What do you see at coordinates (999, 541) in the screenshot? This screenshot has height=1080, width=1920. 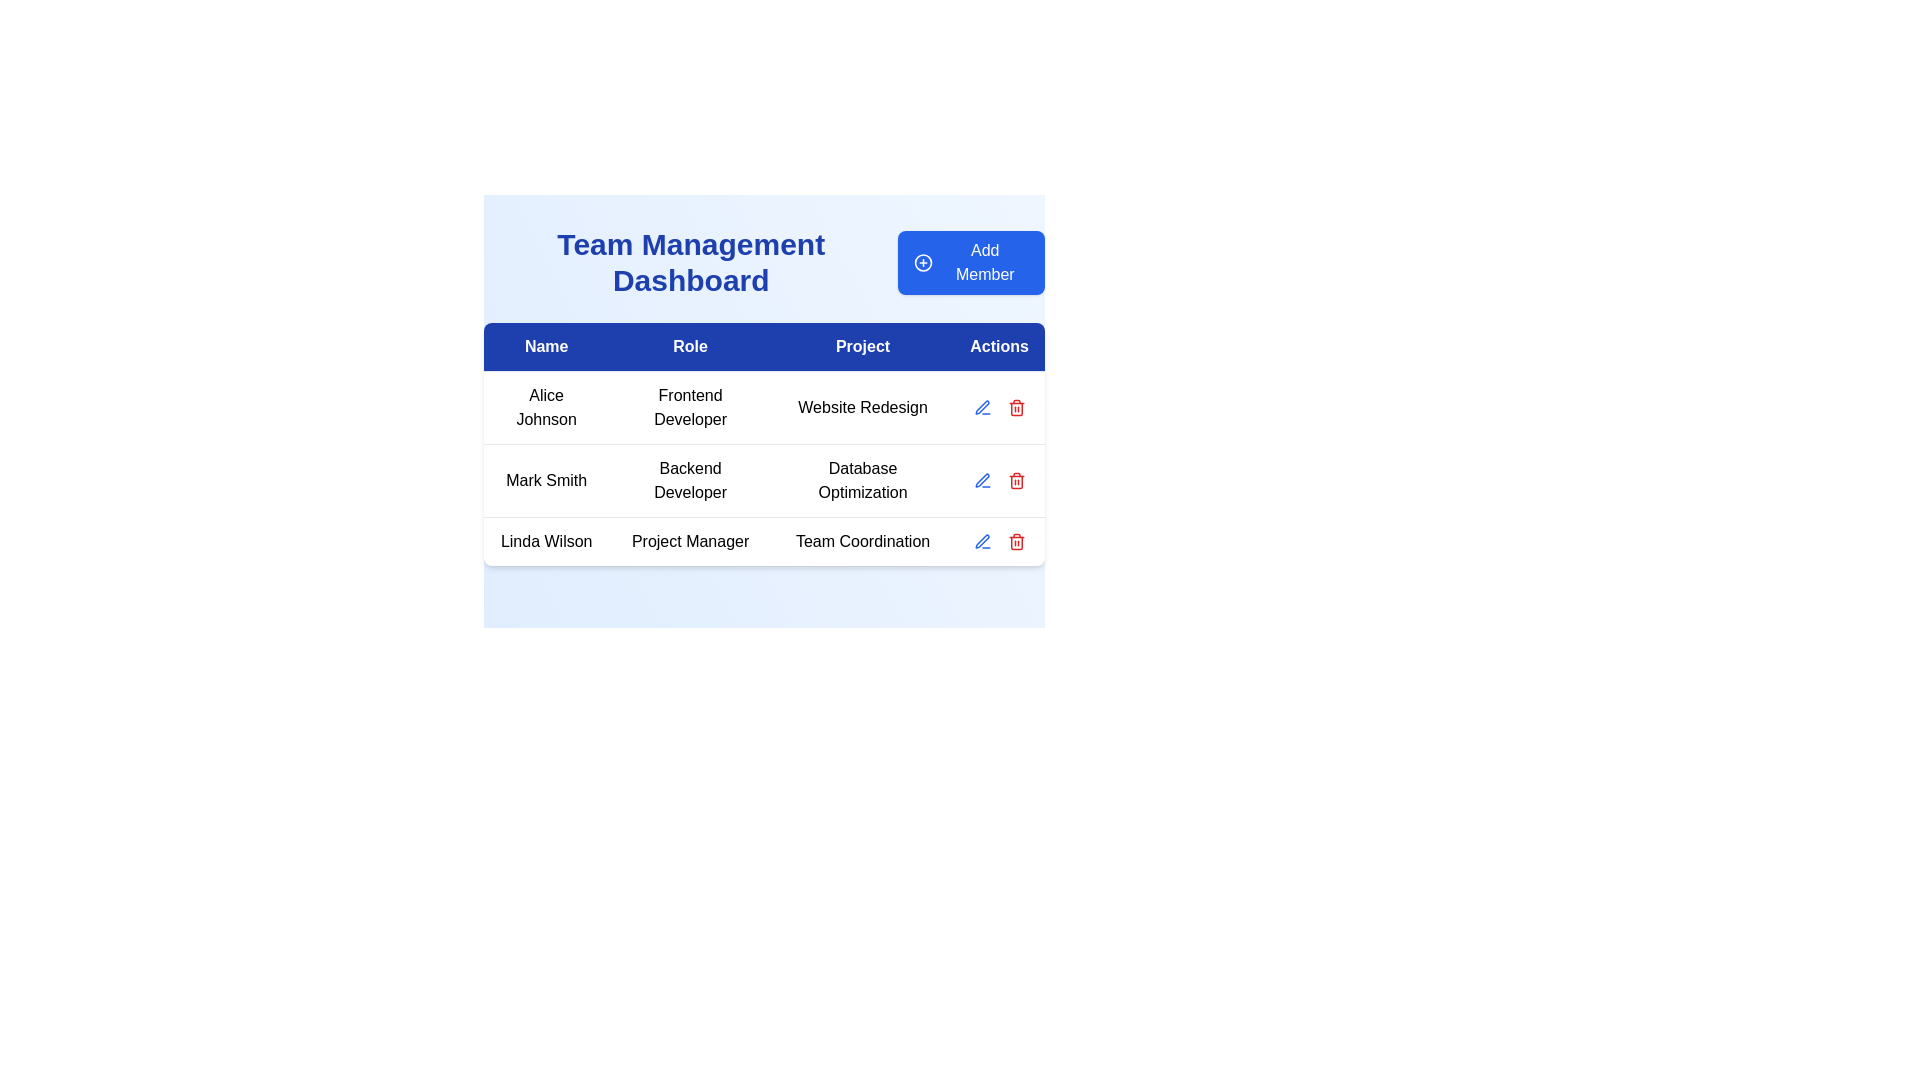 I see `the Action Cell in the 'Actions' column of the third row for 'Linda Wilson'` at bounding box center [999, 541].